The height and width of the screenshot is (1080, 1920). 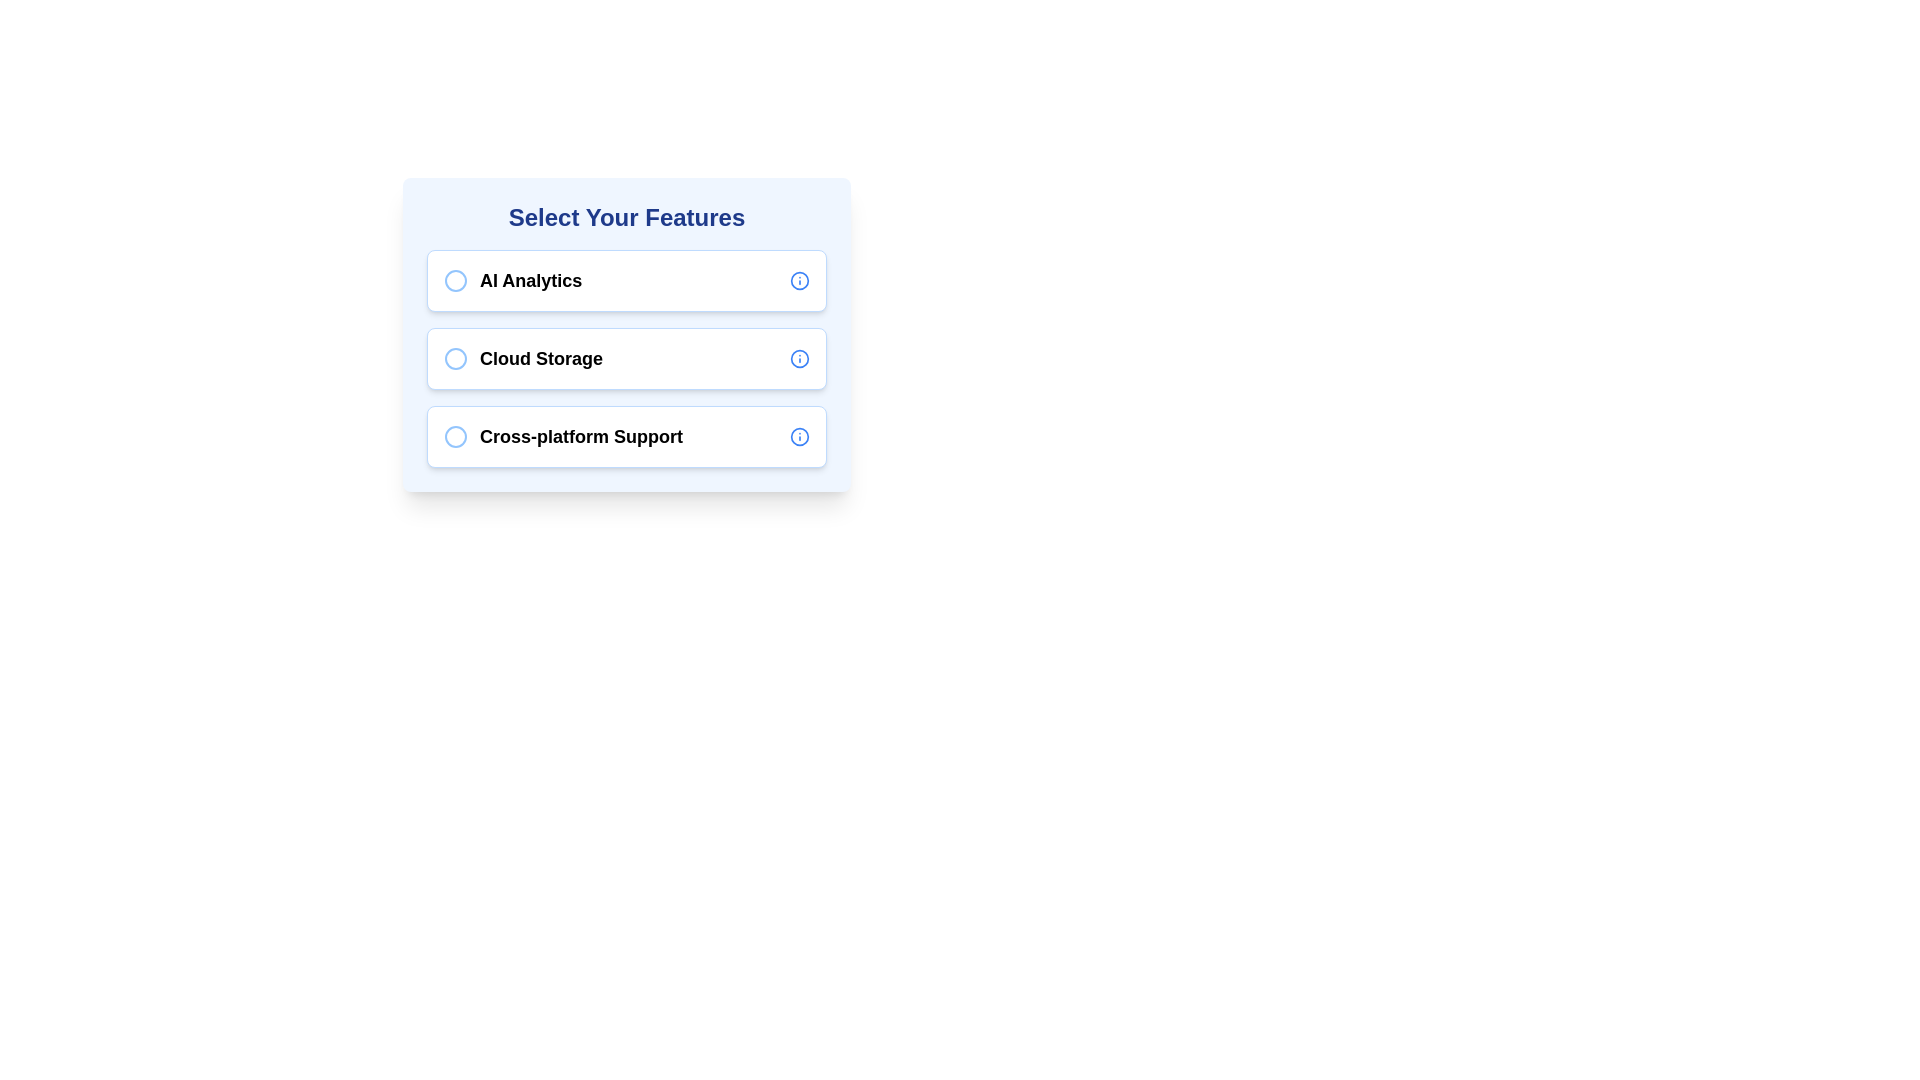 What do you see at coordinates (455, 281) in the screenshot?
I see `the visual state of the selection indicator icon positioned to the left of the 'AI Analytics' label` at bounding box center [455, 281].